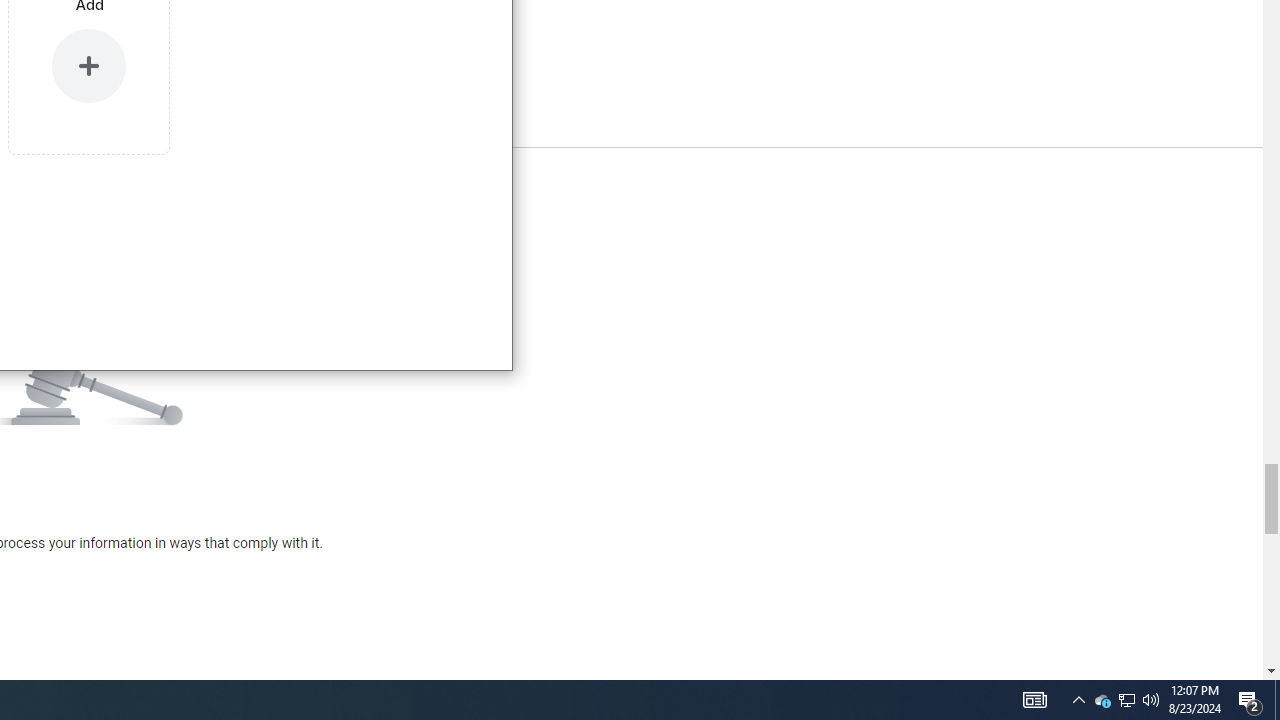 The width and height of the screenshot is (1280, 720). Describe the element at coordinates (1151, 698) in the screenshot. I see `'Q2790: 100%'` at that location.